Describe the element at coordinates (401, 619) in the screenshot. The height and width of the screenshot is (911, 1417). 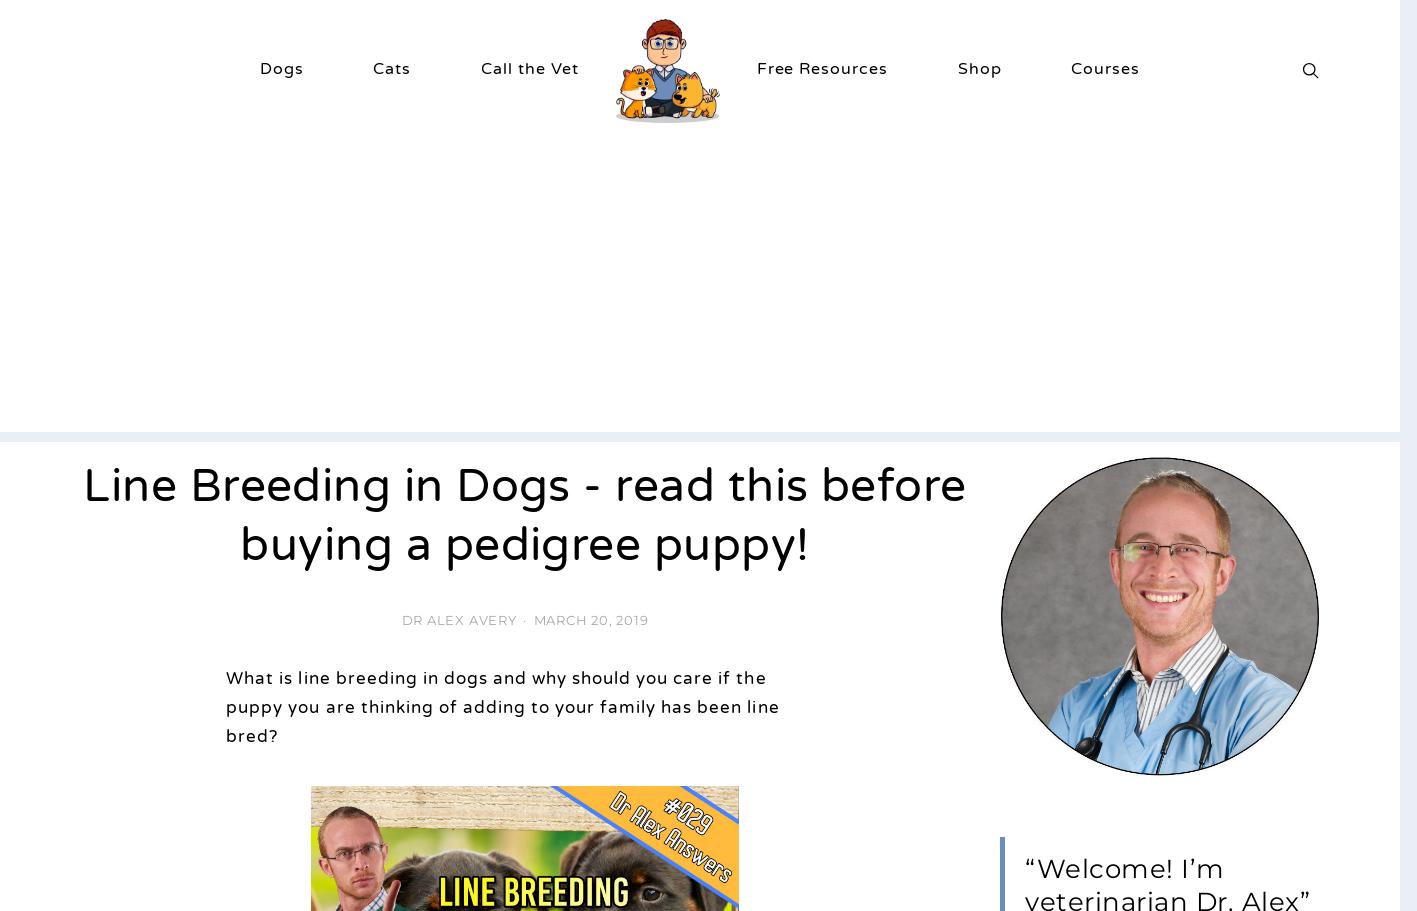
I see `'Dr Alex Avery'` at that location.